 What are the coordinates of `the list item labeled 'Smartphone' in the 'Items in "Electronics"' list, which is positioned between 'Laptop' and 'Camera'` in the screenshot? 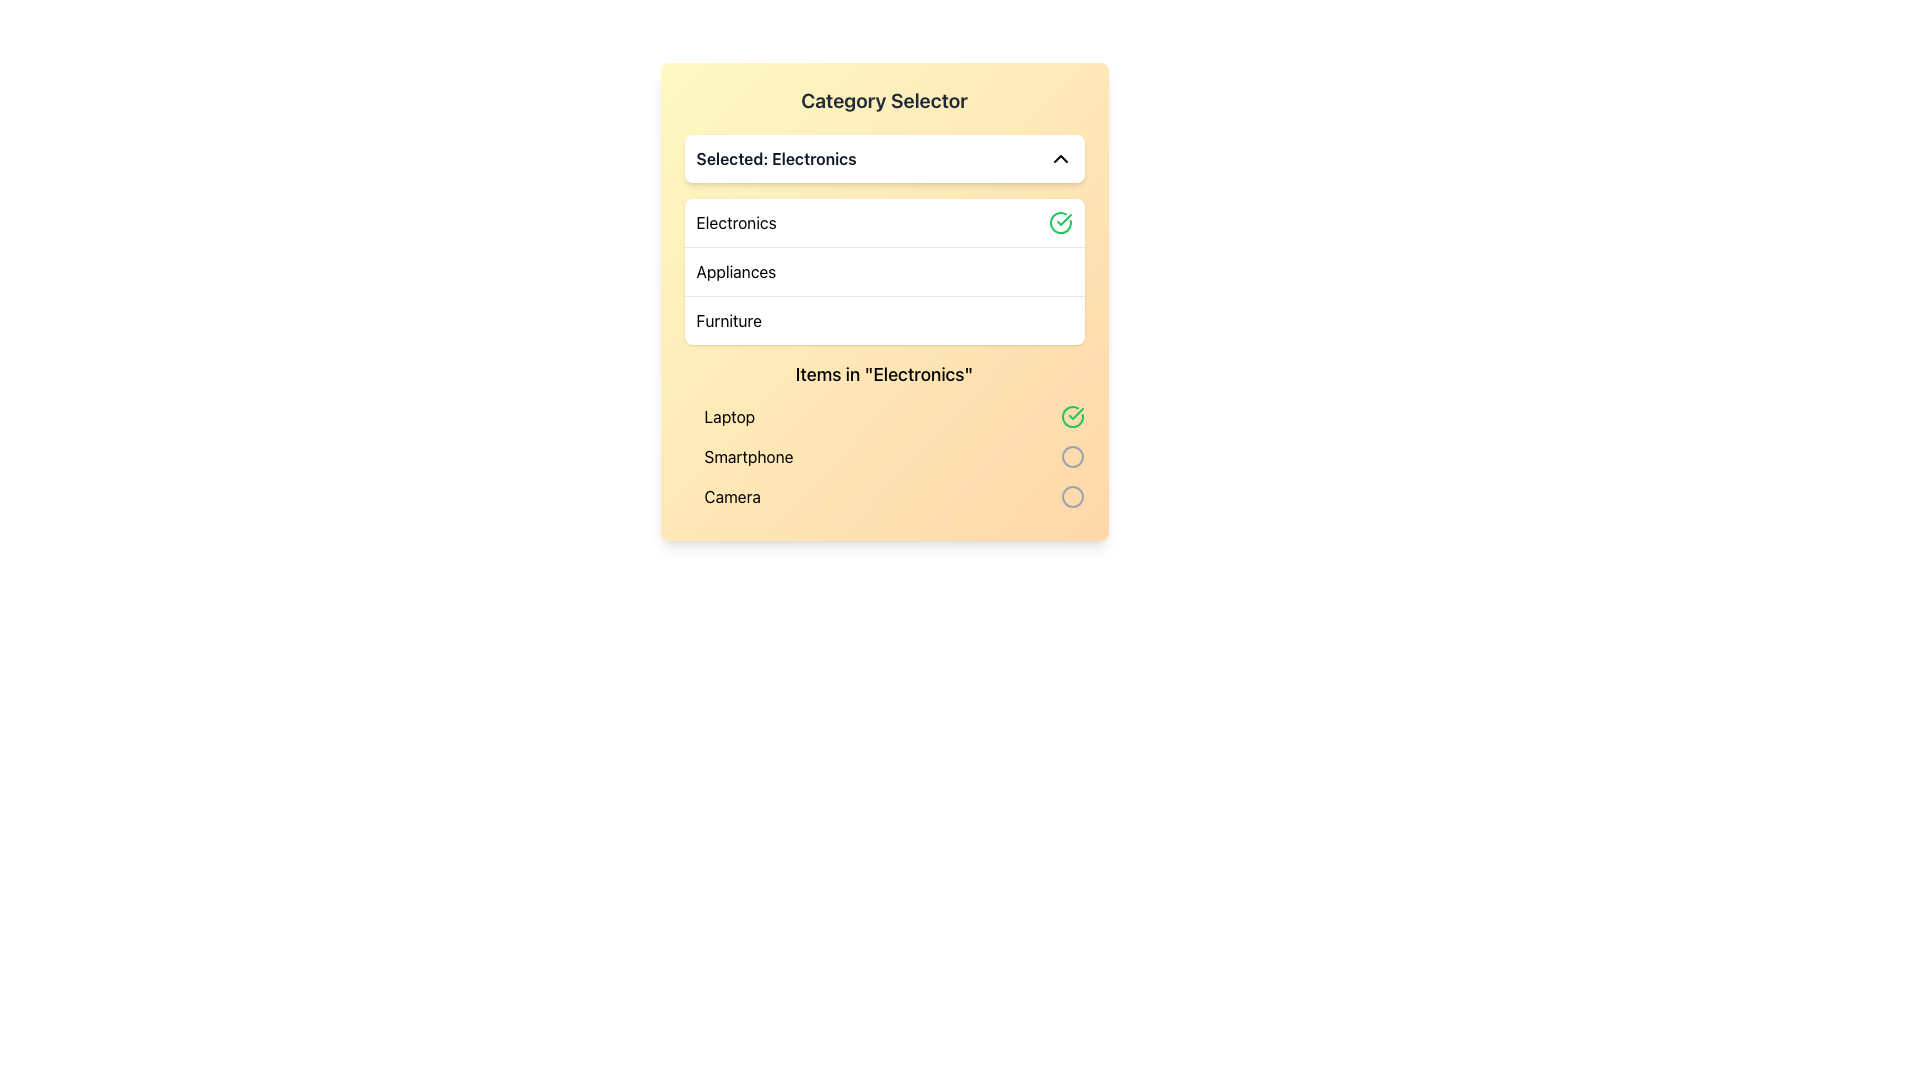 It's located at (883, 456).